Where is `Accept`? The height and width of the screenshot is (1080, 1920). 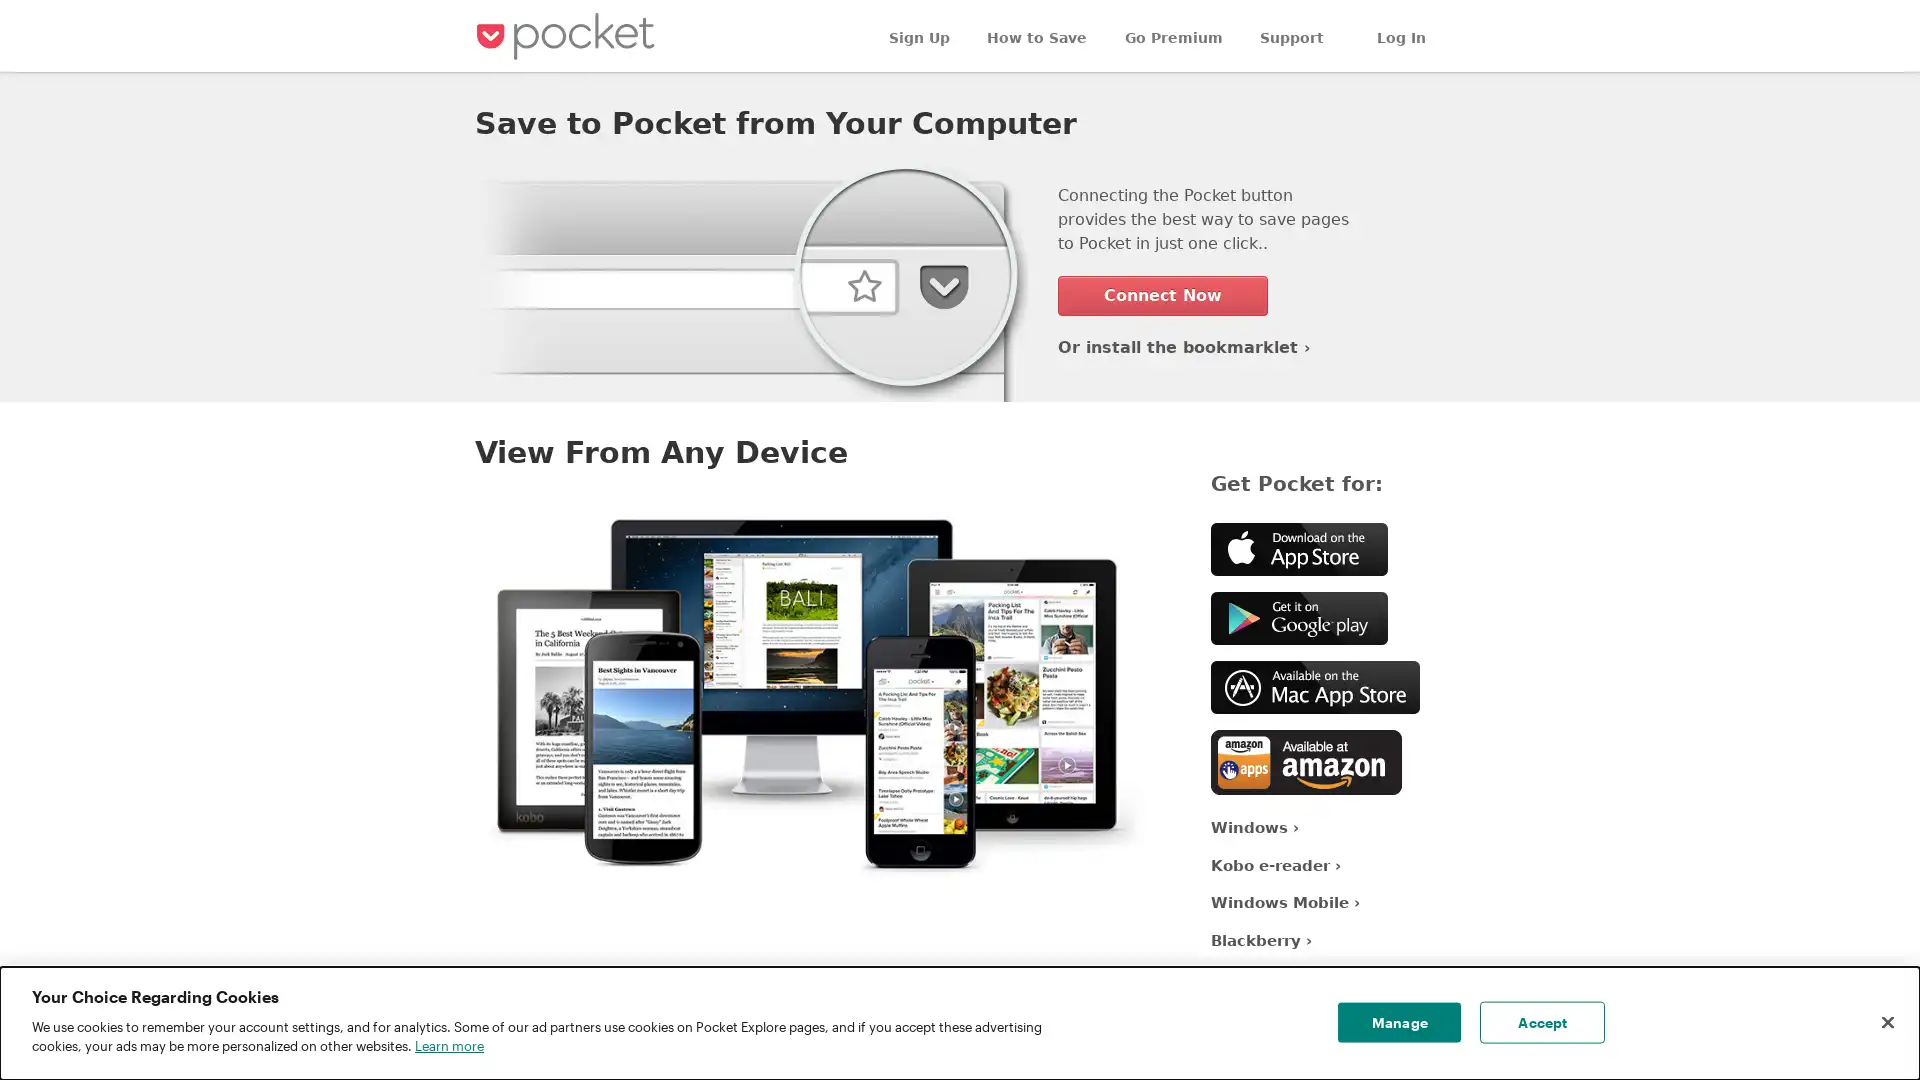
Accept is located at coordinates (1541, 1022).